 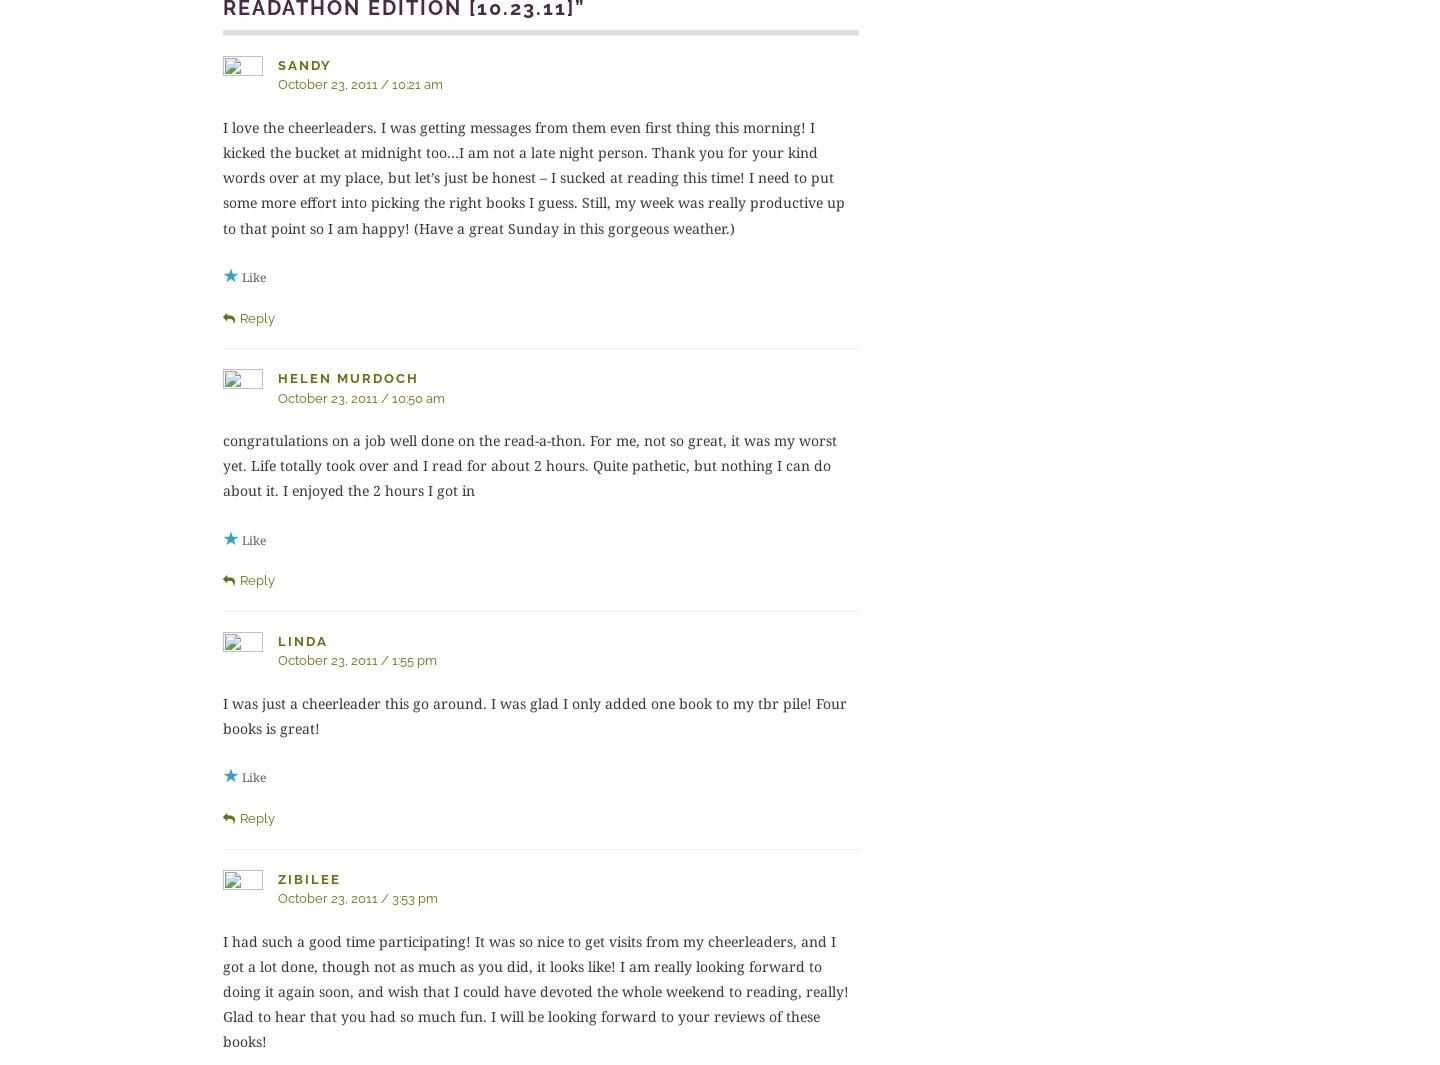 I want to click on 'Helen Murdoch', so click(x=348, y=377).